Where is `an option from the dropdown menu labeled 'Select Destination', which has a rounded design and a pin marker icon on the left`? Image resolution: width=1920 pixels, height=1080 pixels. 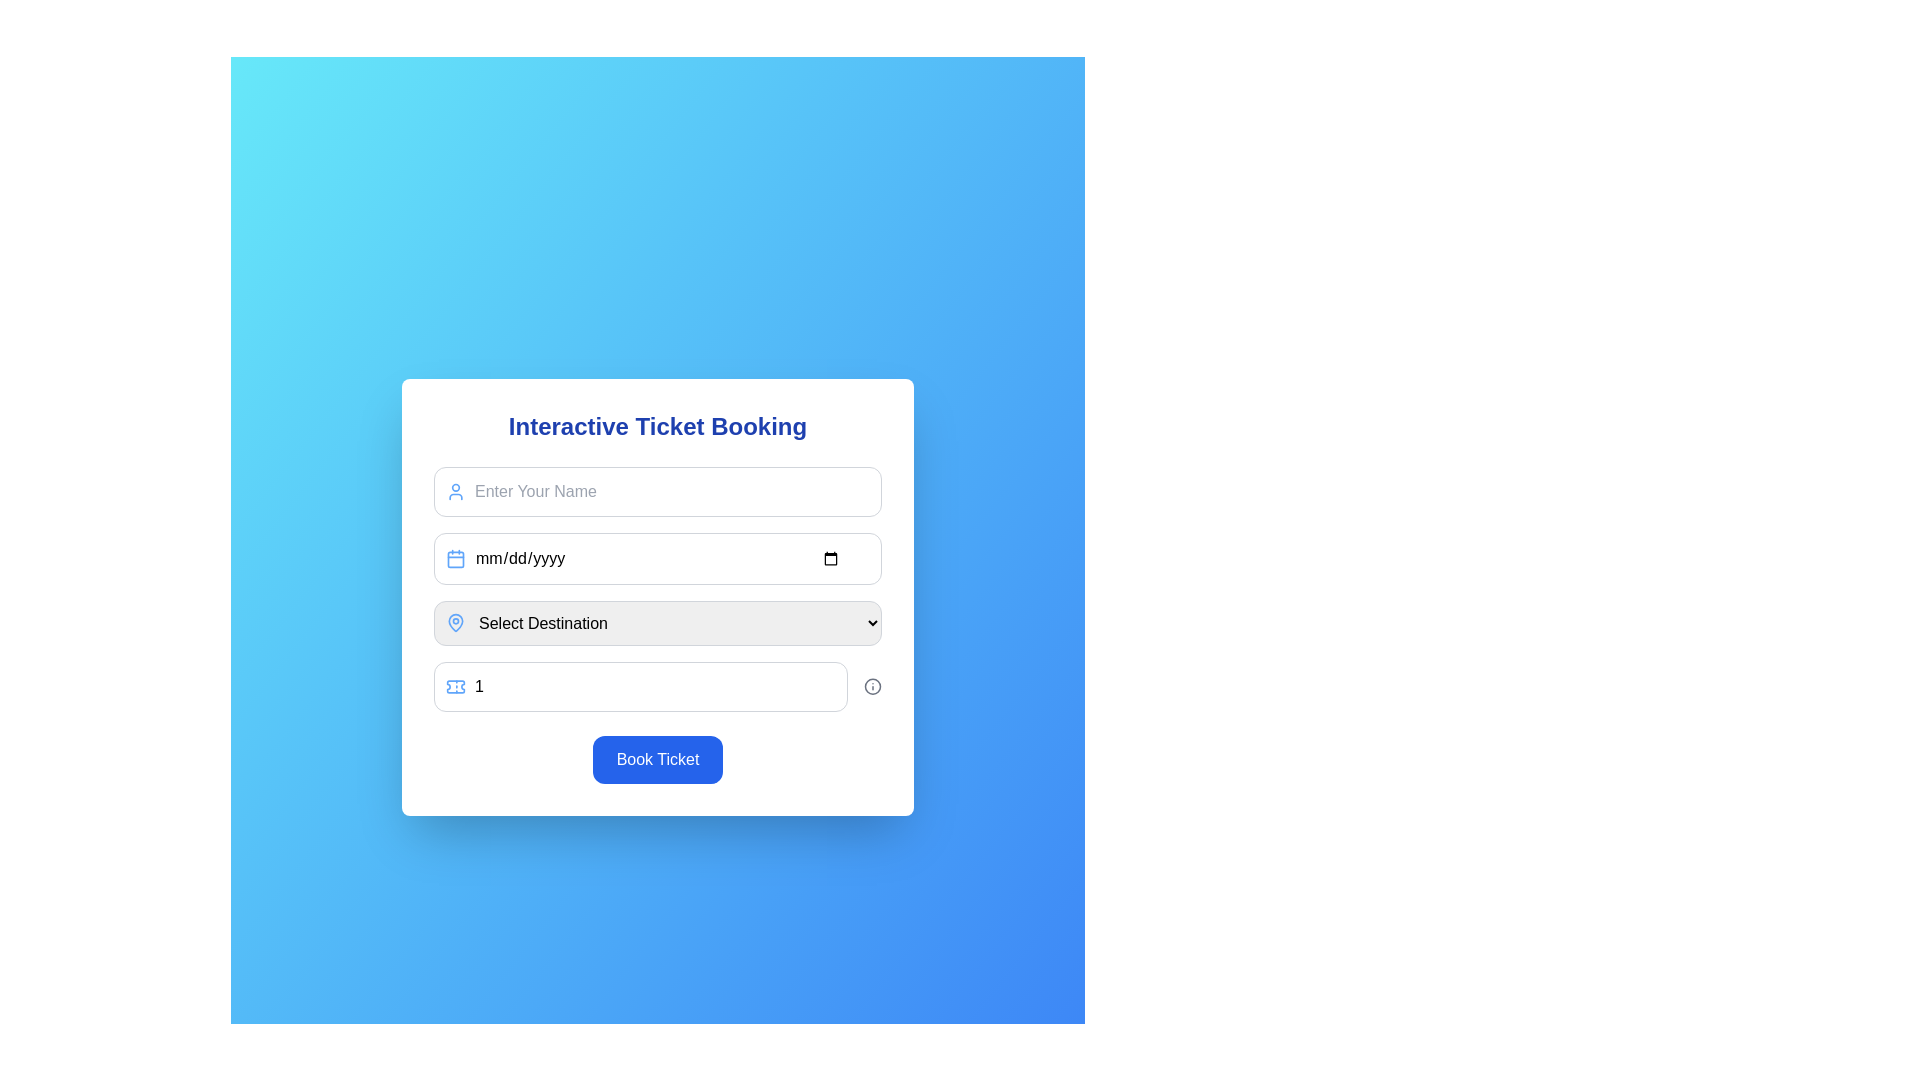 an option from the dropdown menu labeled 'Select Destination', which has a rounded design and a pin marker icon on the left is located at coordinates (657, 622).